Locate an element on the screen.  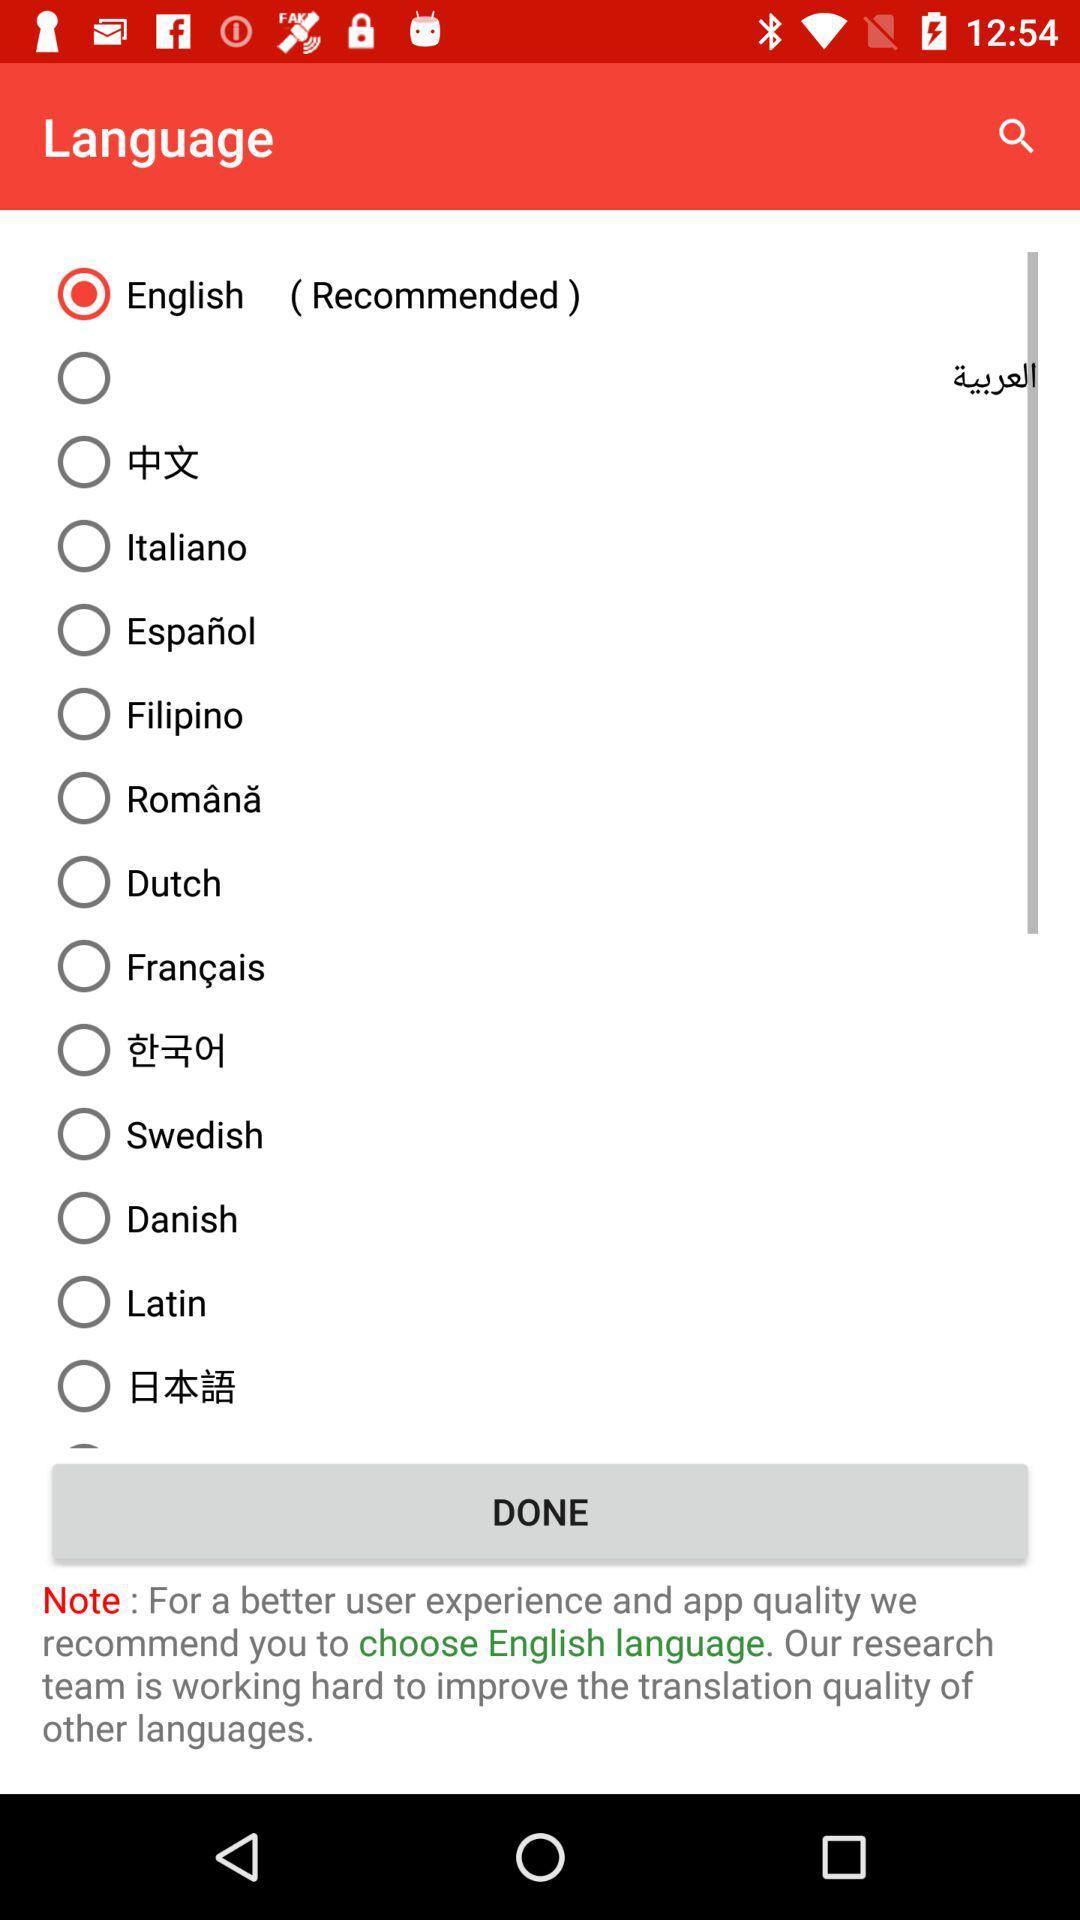
the swedish is located at coordinates (540, 1133).